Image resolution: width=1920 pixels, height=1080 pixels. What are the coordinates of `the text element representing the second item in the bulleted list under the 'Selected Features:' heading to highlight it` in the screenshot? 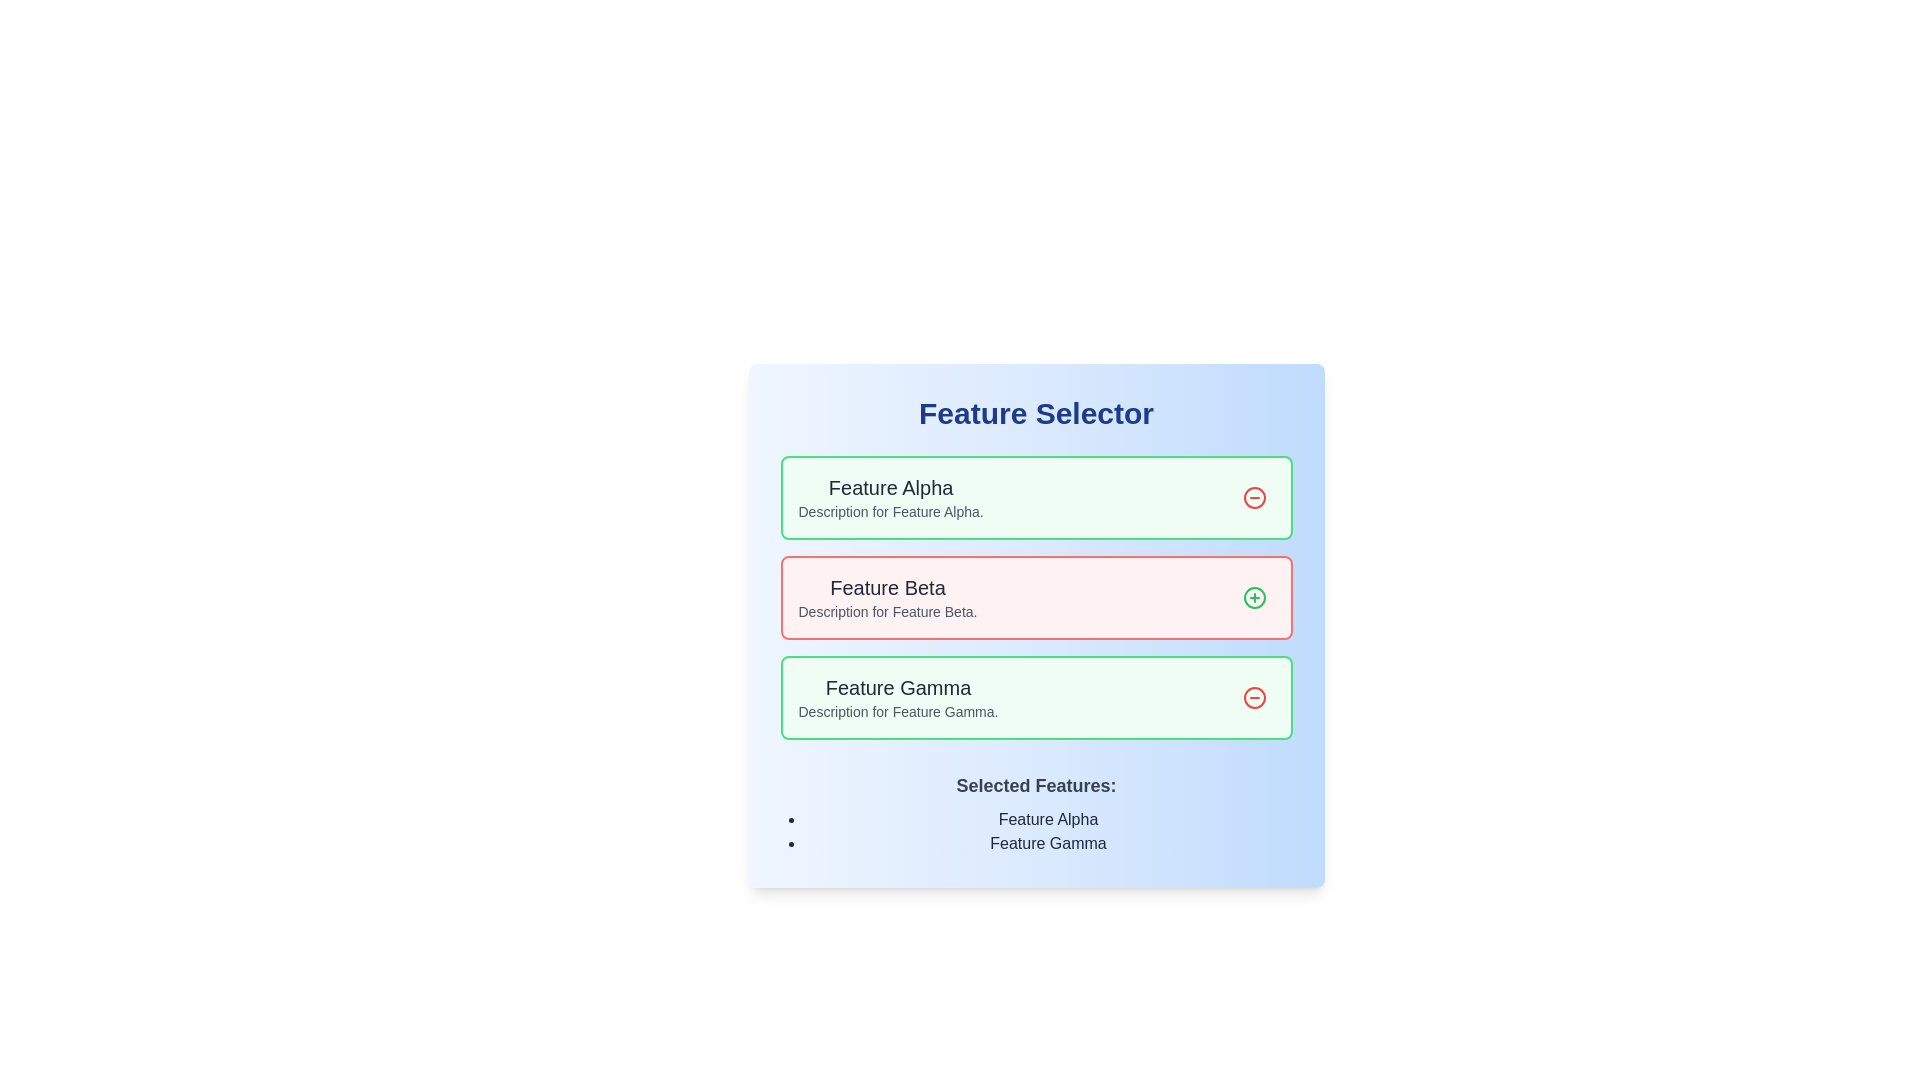 It's located at (1047, 844).